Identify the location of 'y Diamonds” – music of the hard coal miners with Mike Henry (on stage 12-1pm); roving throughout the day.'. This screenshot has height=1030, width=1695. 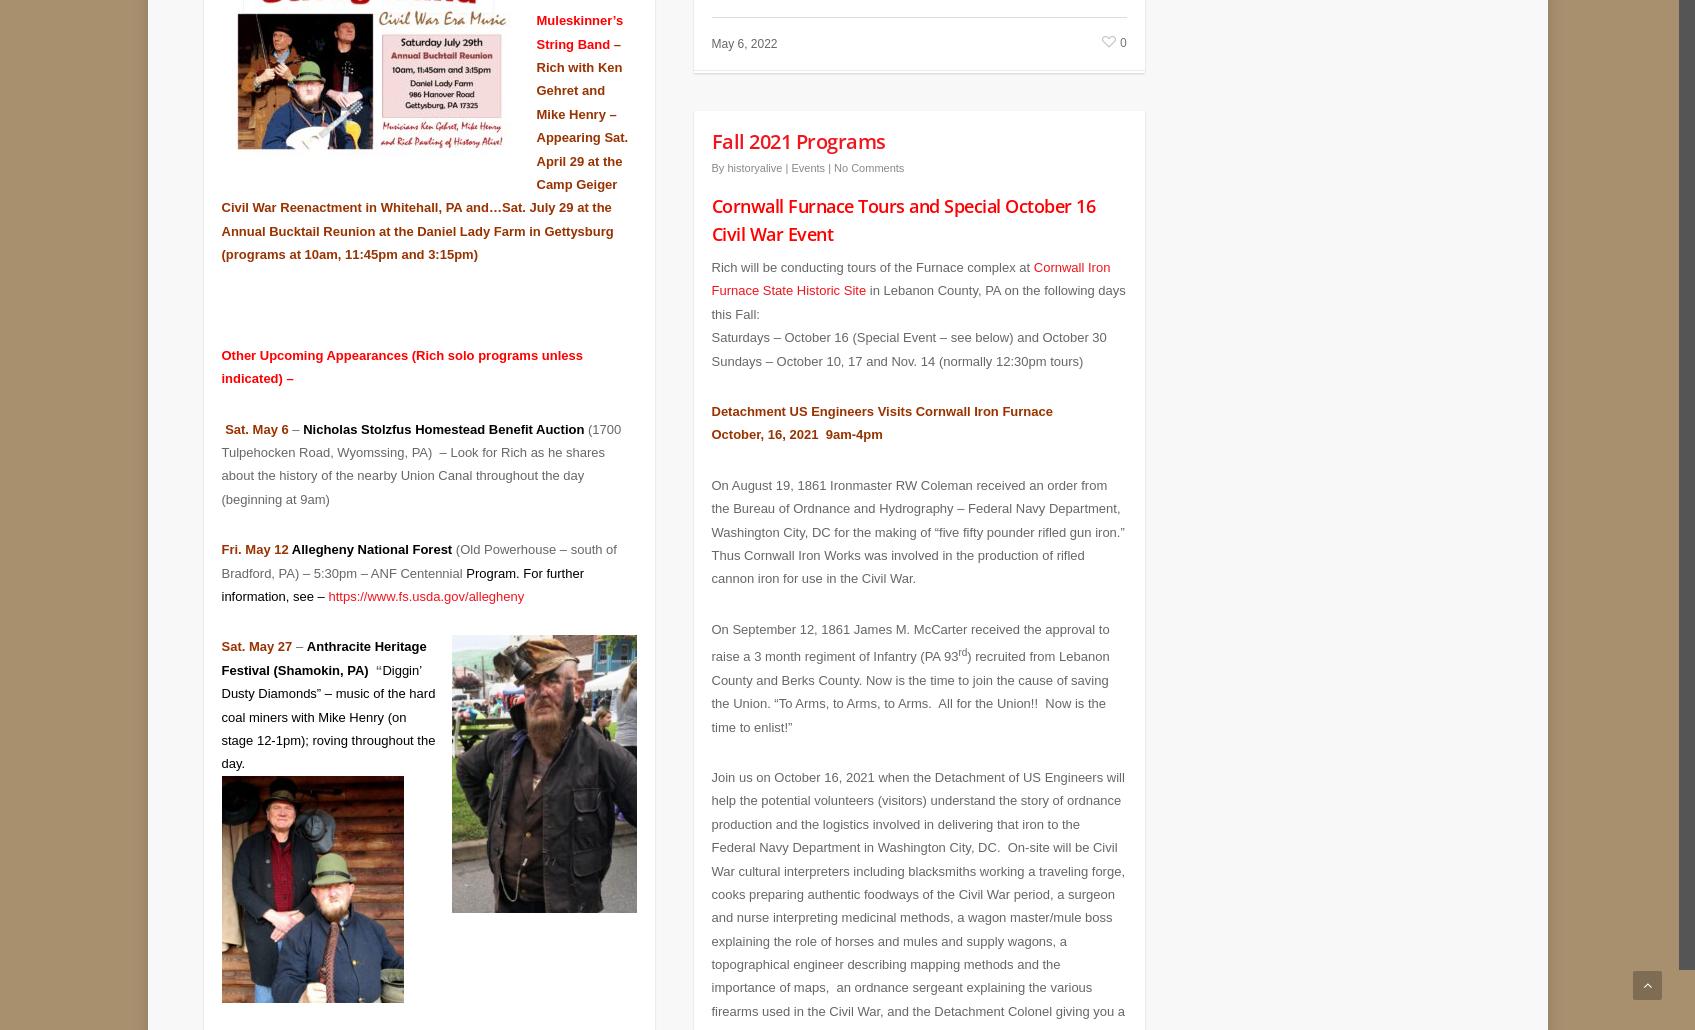
(220, 714).